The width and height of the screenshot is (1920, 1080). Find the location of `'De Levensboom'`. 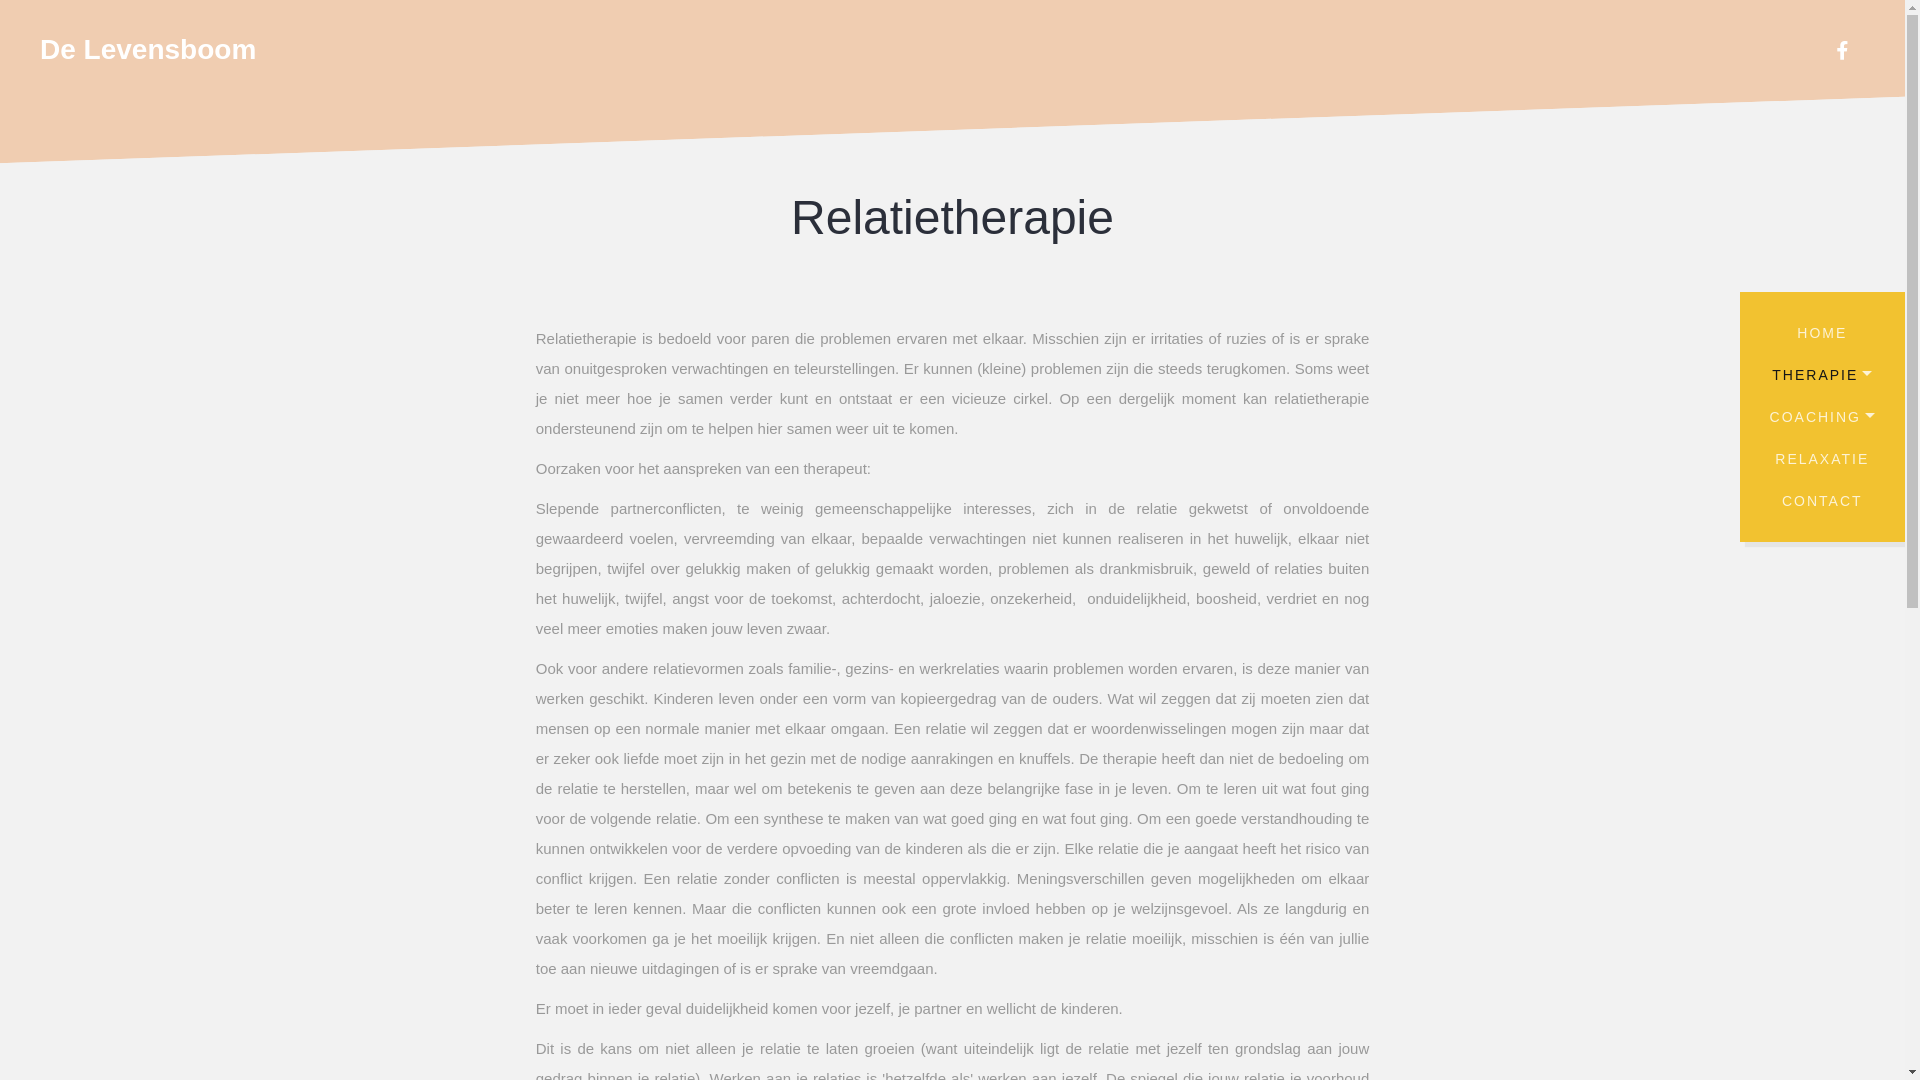

'De Levensboom' is located at coordinates (39, 48).